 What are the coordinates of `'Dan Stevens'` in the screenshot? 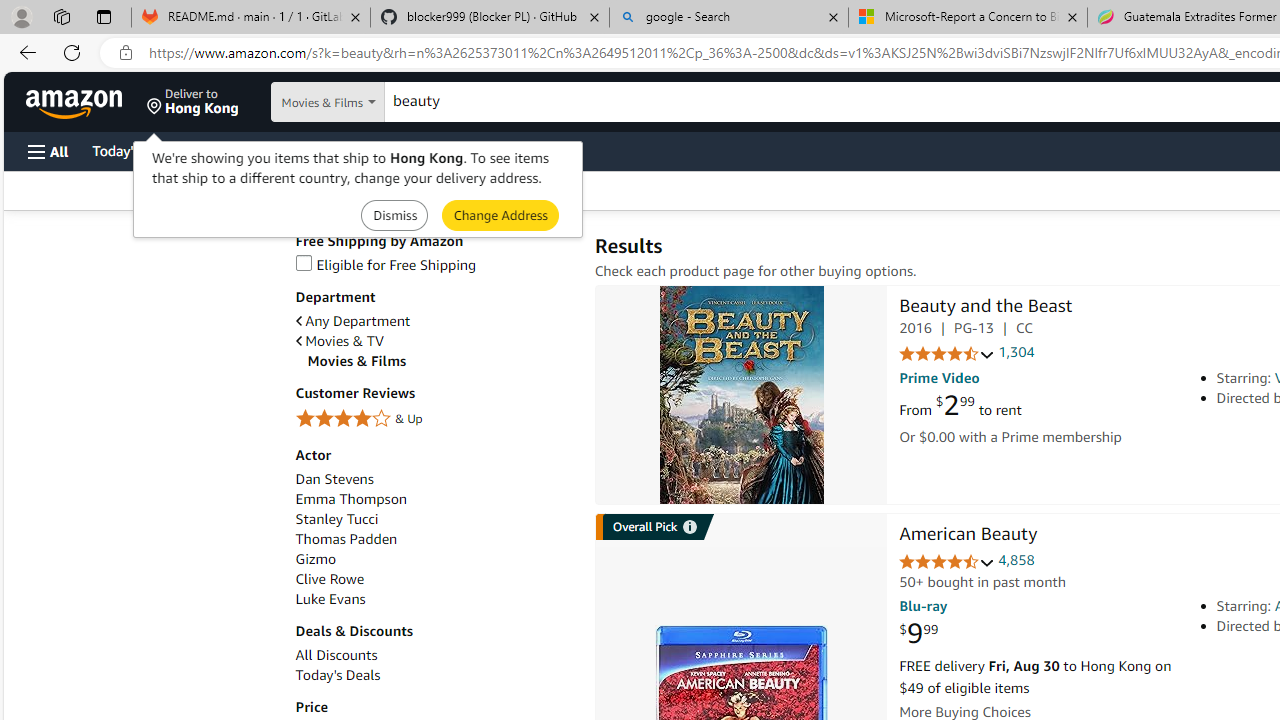 It's located at (433, 479).